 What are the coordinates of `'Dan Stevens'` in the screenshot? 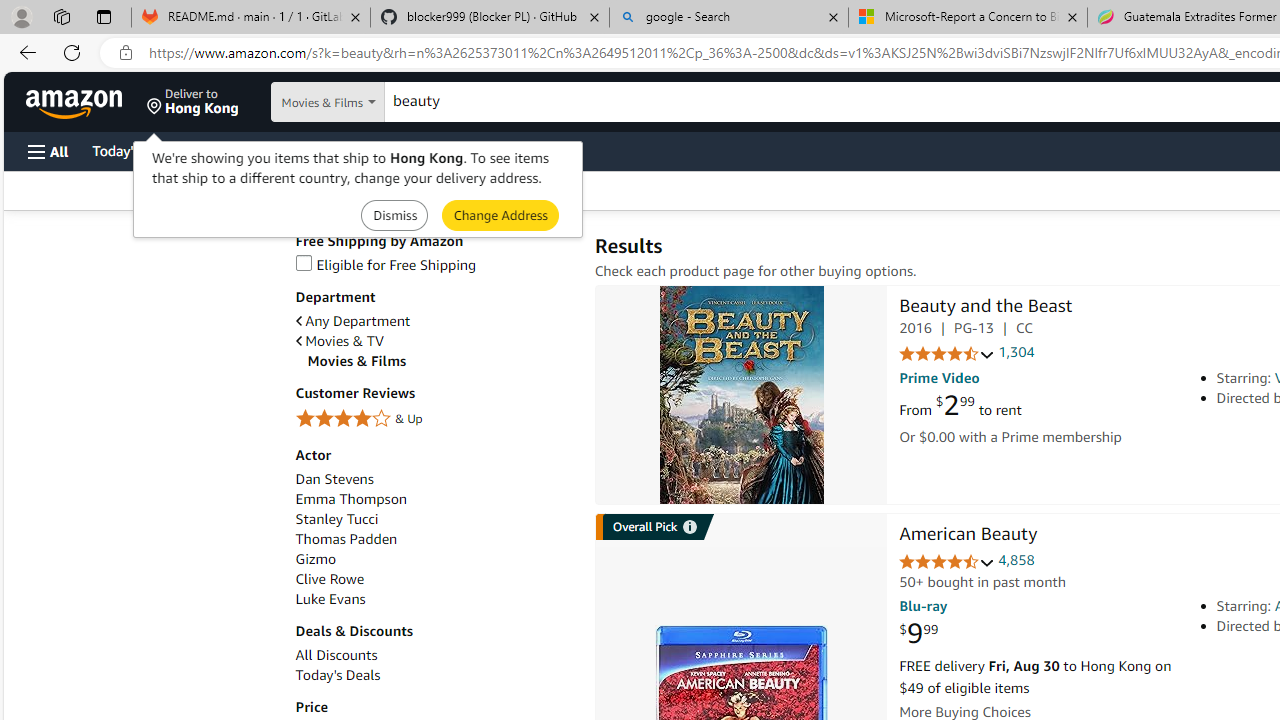 It's located at (433, 479).